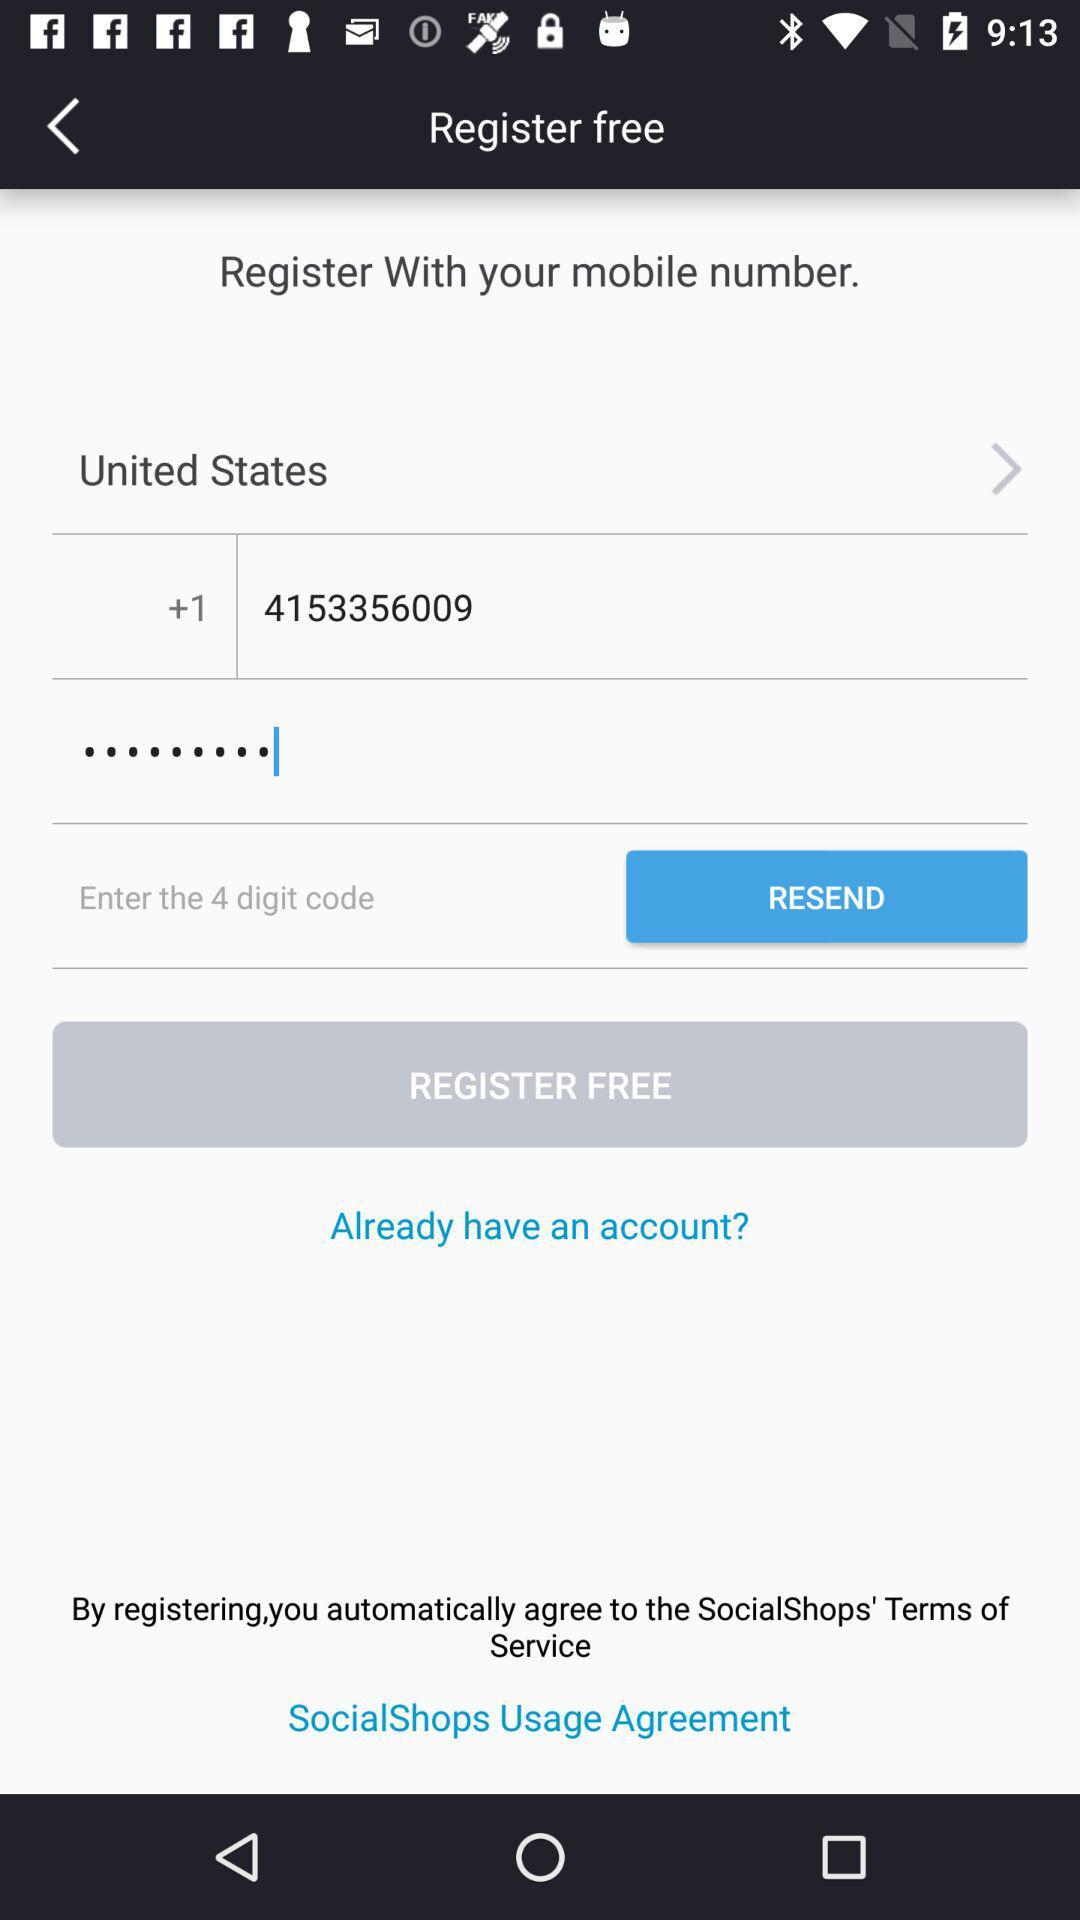  I want to click on resend, so click(826, 895).